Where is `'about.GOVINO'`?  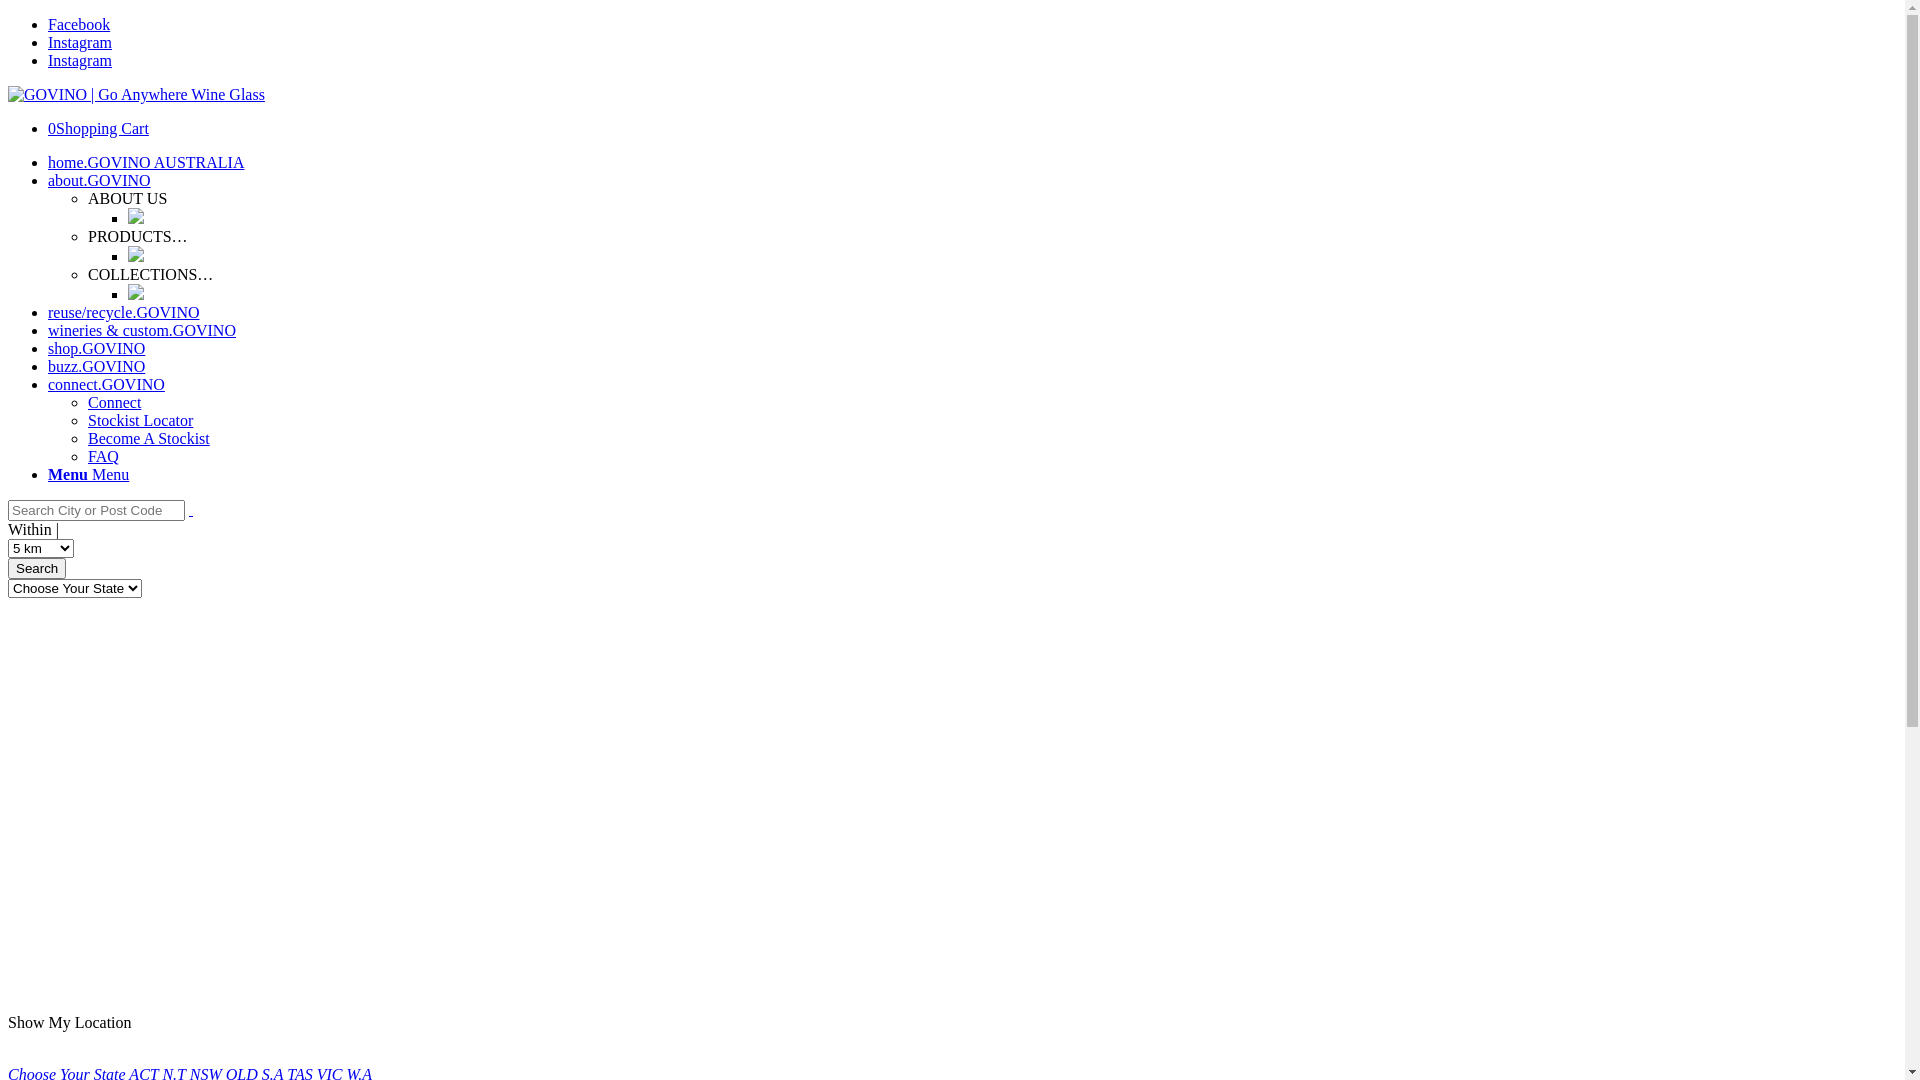
'about.GOVINO' is located at coordinates (98, 180).